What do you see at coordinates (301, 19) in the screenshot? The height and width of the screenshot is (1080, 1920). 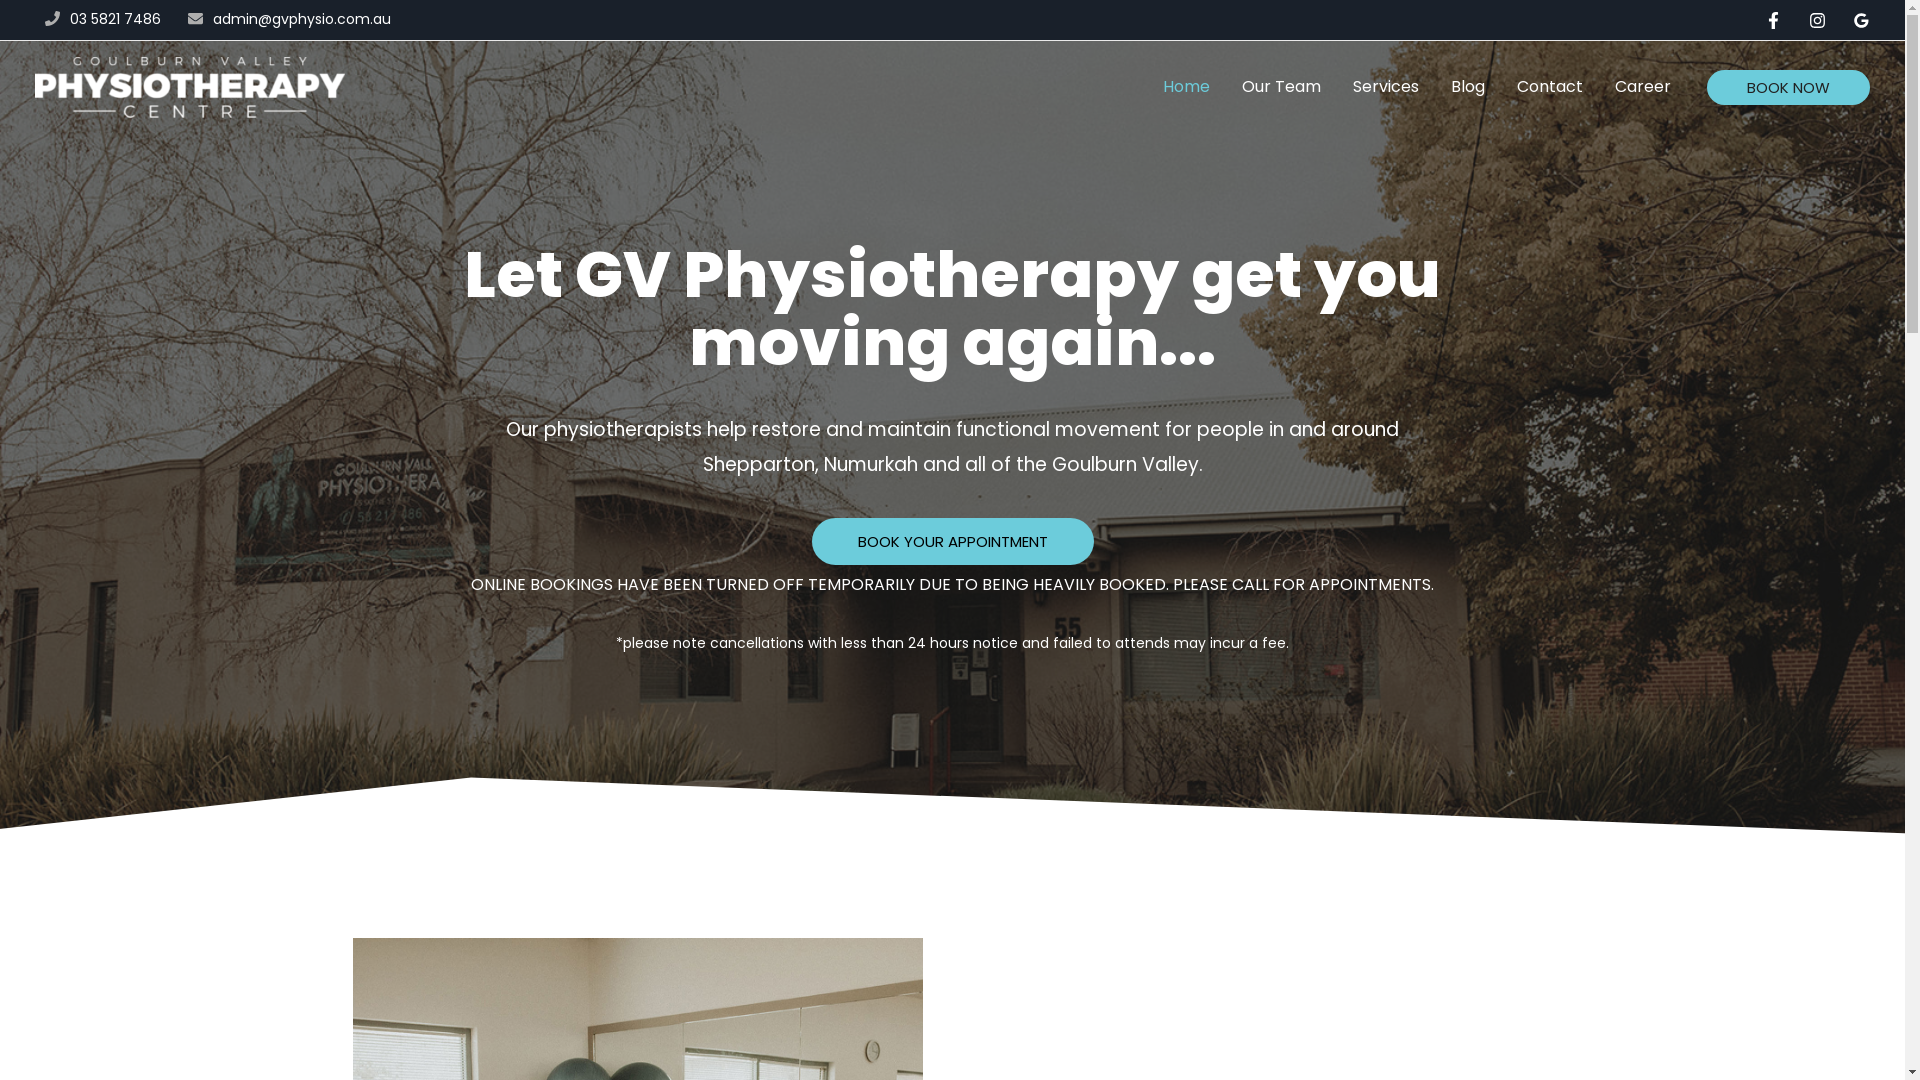 I see `'admin@gvphysio.com.au'` at bounding box center [301, 19].